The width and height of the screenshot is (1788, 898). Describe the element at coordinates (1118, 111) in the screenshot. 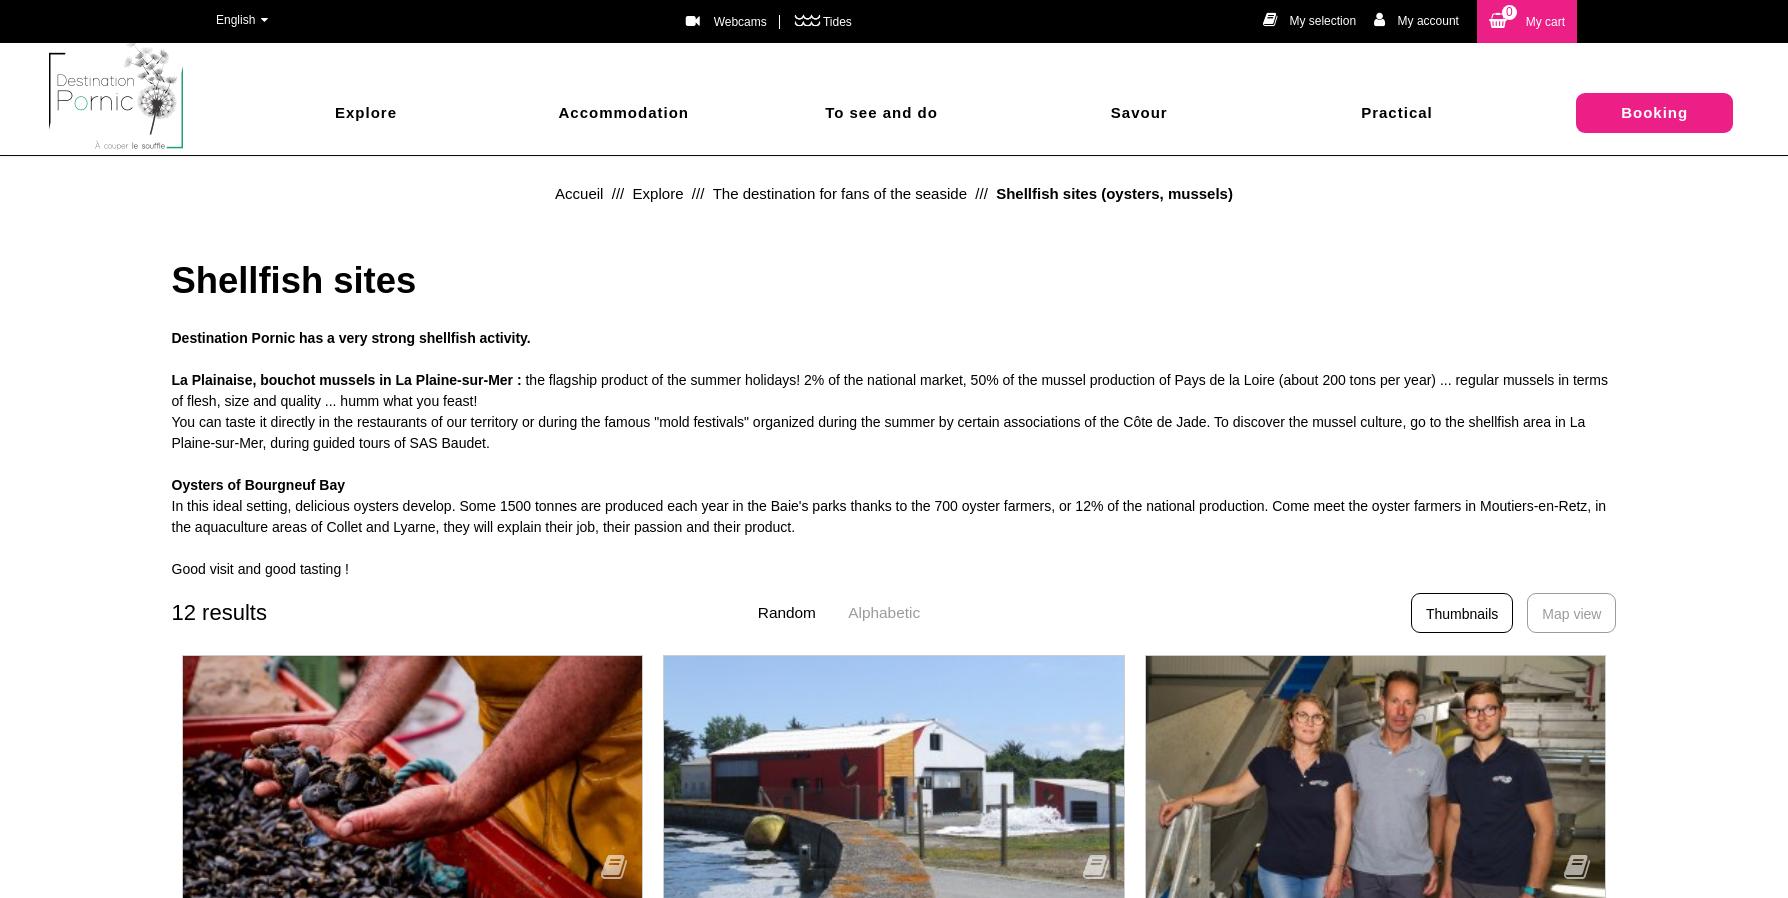

I see `'Savour'` at that location.